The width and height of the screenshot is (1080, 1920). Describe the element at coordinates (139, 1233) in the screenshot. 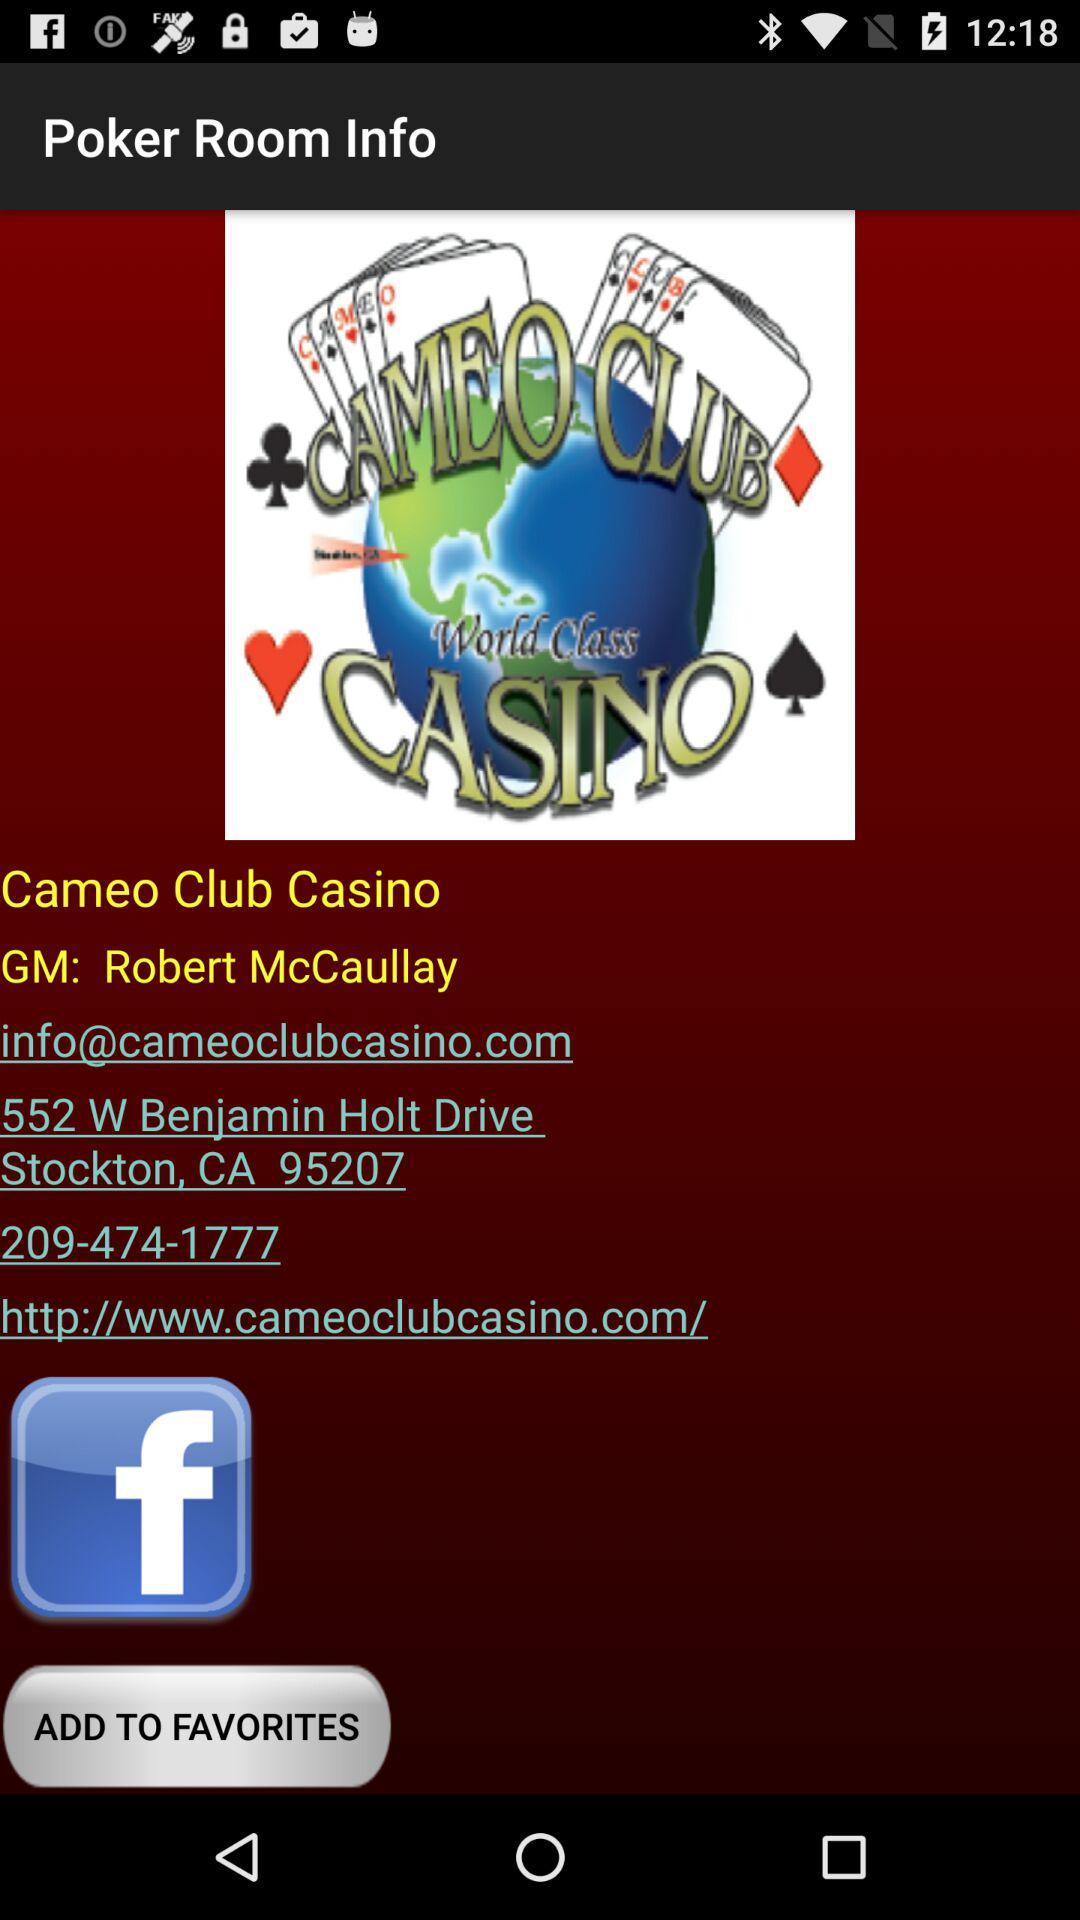

I see `209-474-1777` at that location.